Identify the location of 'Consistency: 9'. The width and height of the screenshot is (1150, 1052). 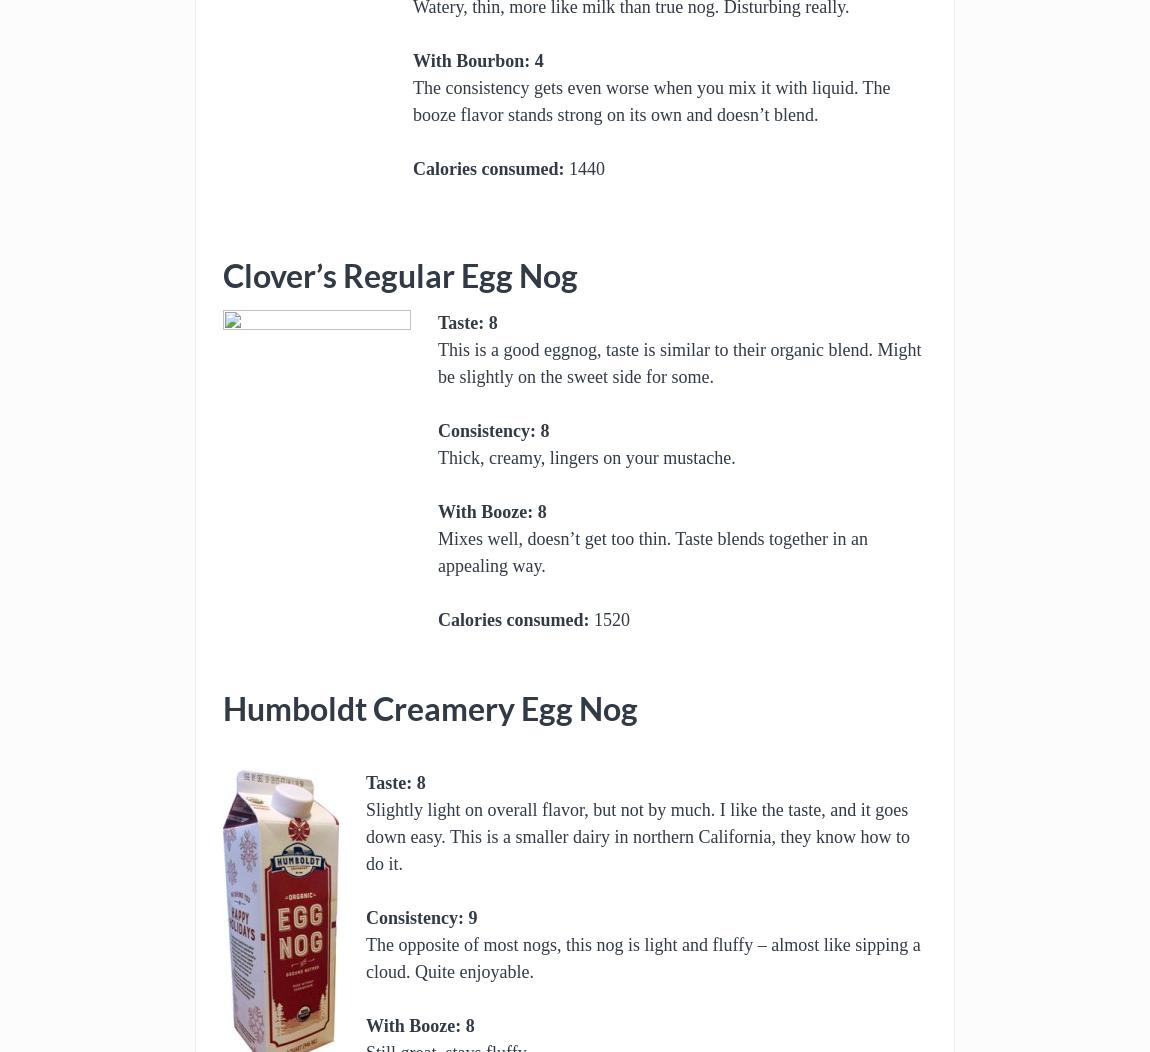
(421, 917).